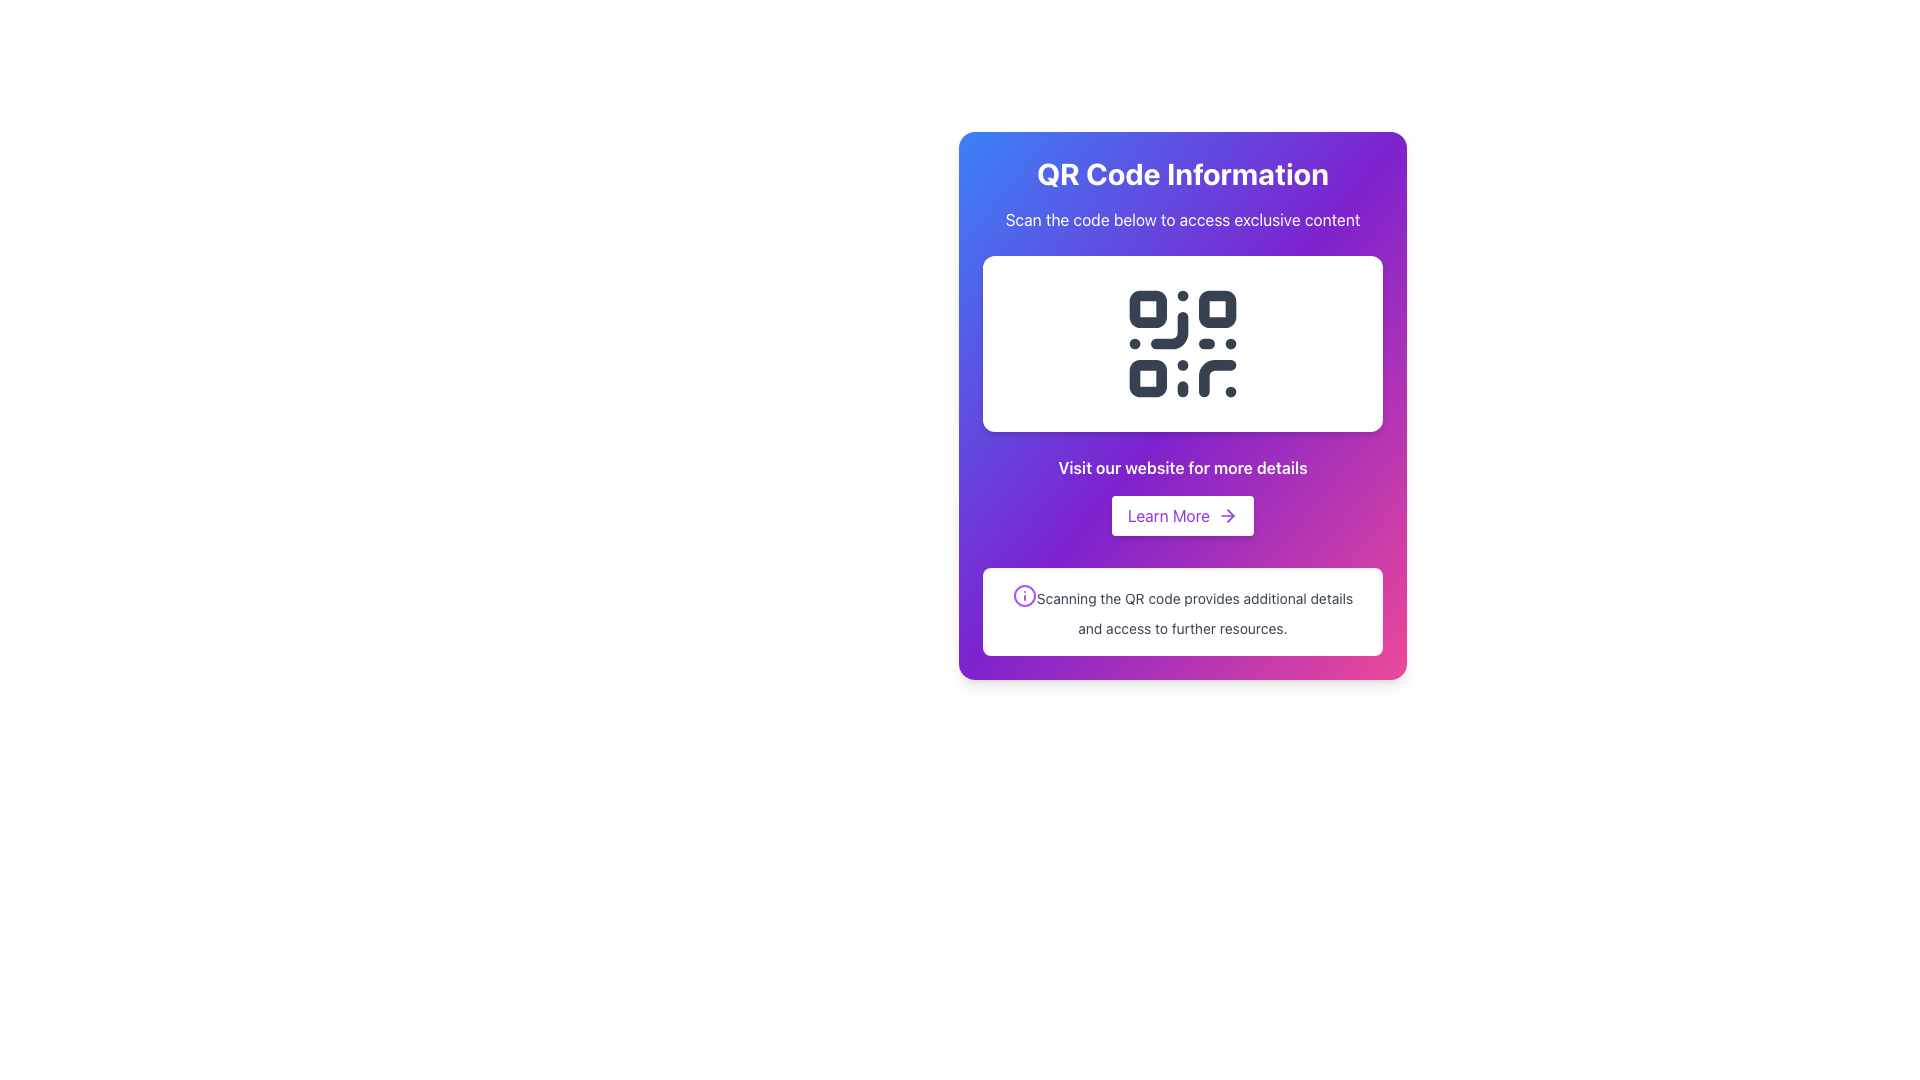 This screenshot has width=1920, height=1080. What do you see at coordinates (1182, 467) in the screenshot?
I see `the text label that reads 'Visit our website for more details', which is centrally positioned below the QR code graphic in a modal interface` at bounding box center [1182, 467].